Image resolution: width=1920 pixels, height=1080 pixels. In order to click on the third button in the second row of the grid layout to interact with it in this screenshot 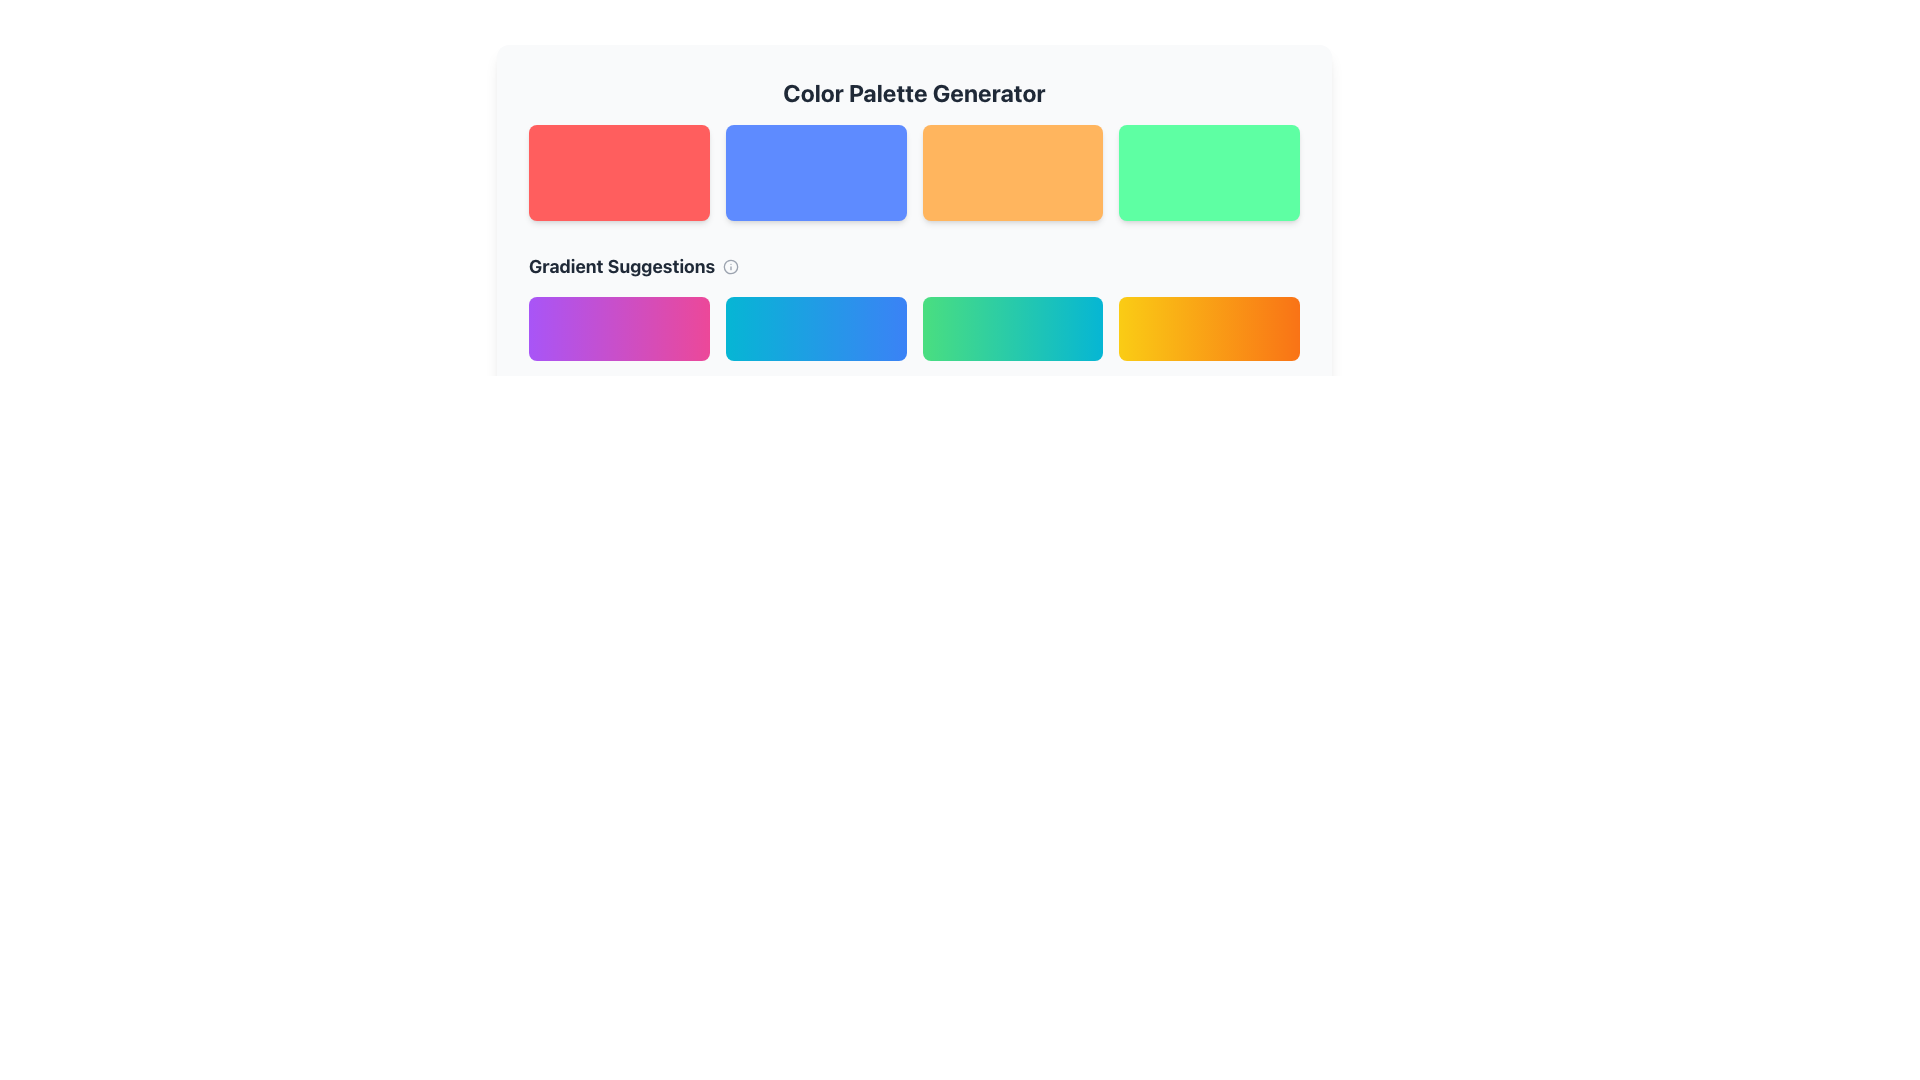, I will do `click(1012, 327)`.